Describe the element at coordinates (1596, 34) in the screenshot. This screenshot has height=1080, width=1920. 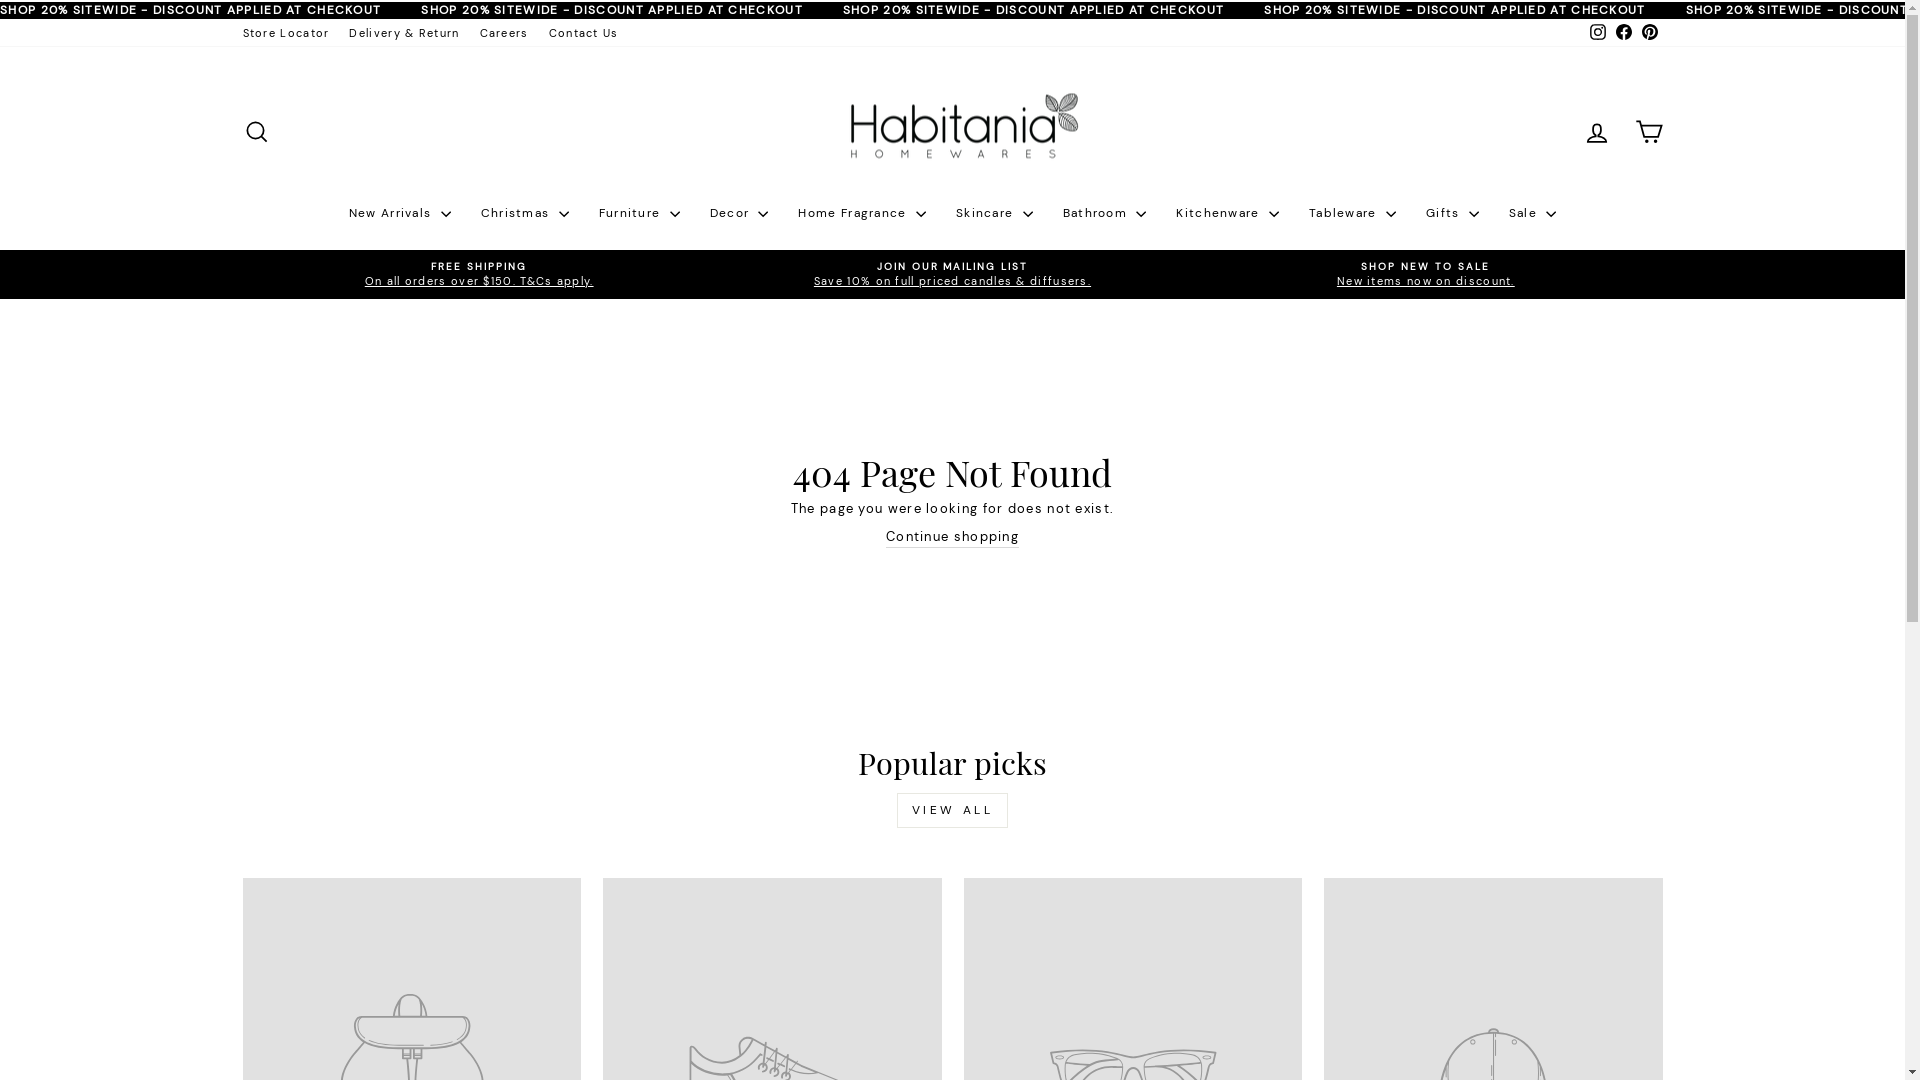
I see `'instagram` at that location.